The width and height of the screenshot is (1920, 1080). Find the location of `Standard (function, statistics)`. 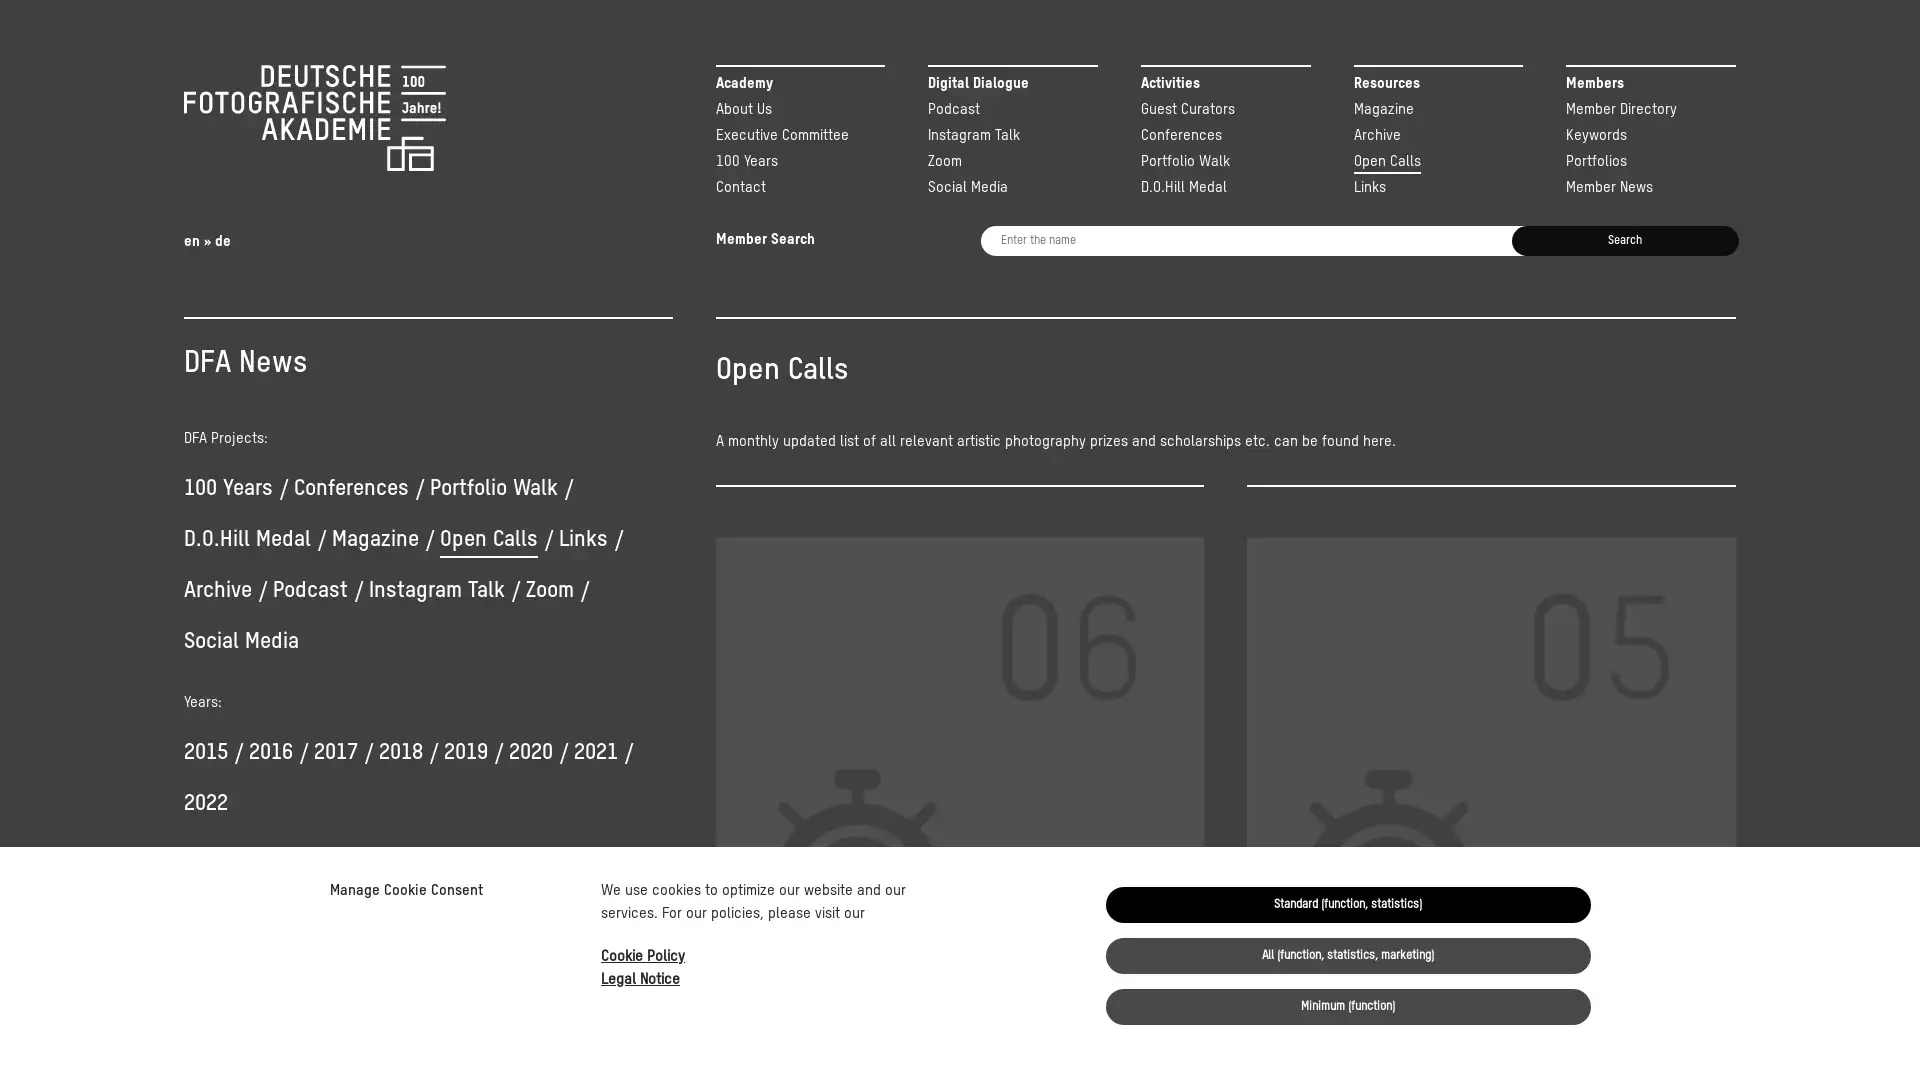

Standard (function, statistics) is located at coordinates (1347, 905).